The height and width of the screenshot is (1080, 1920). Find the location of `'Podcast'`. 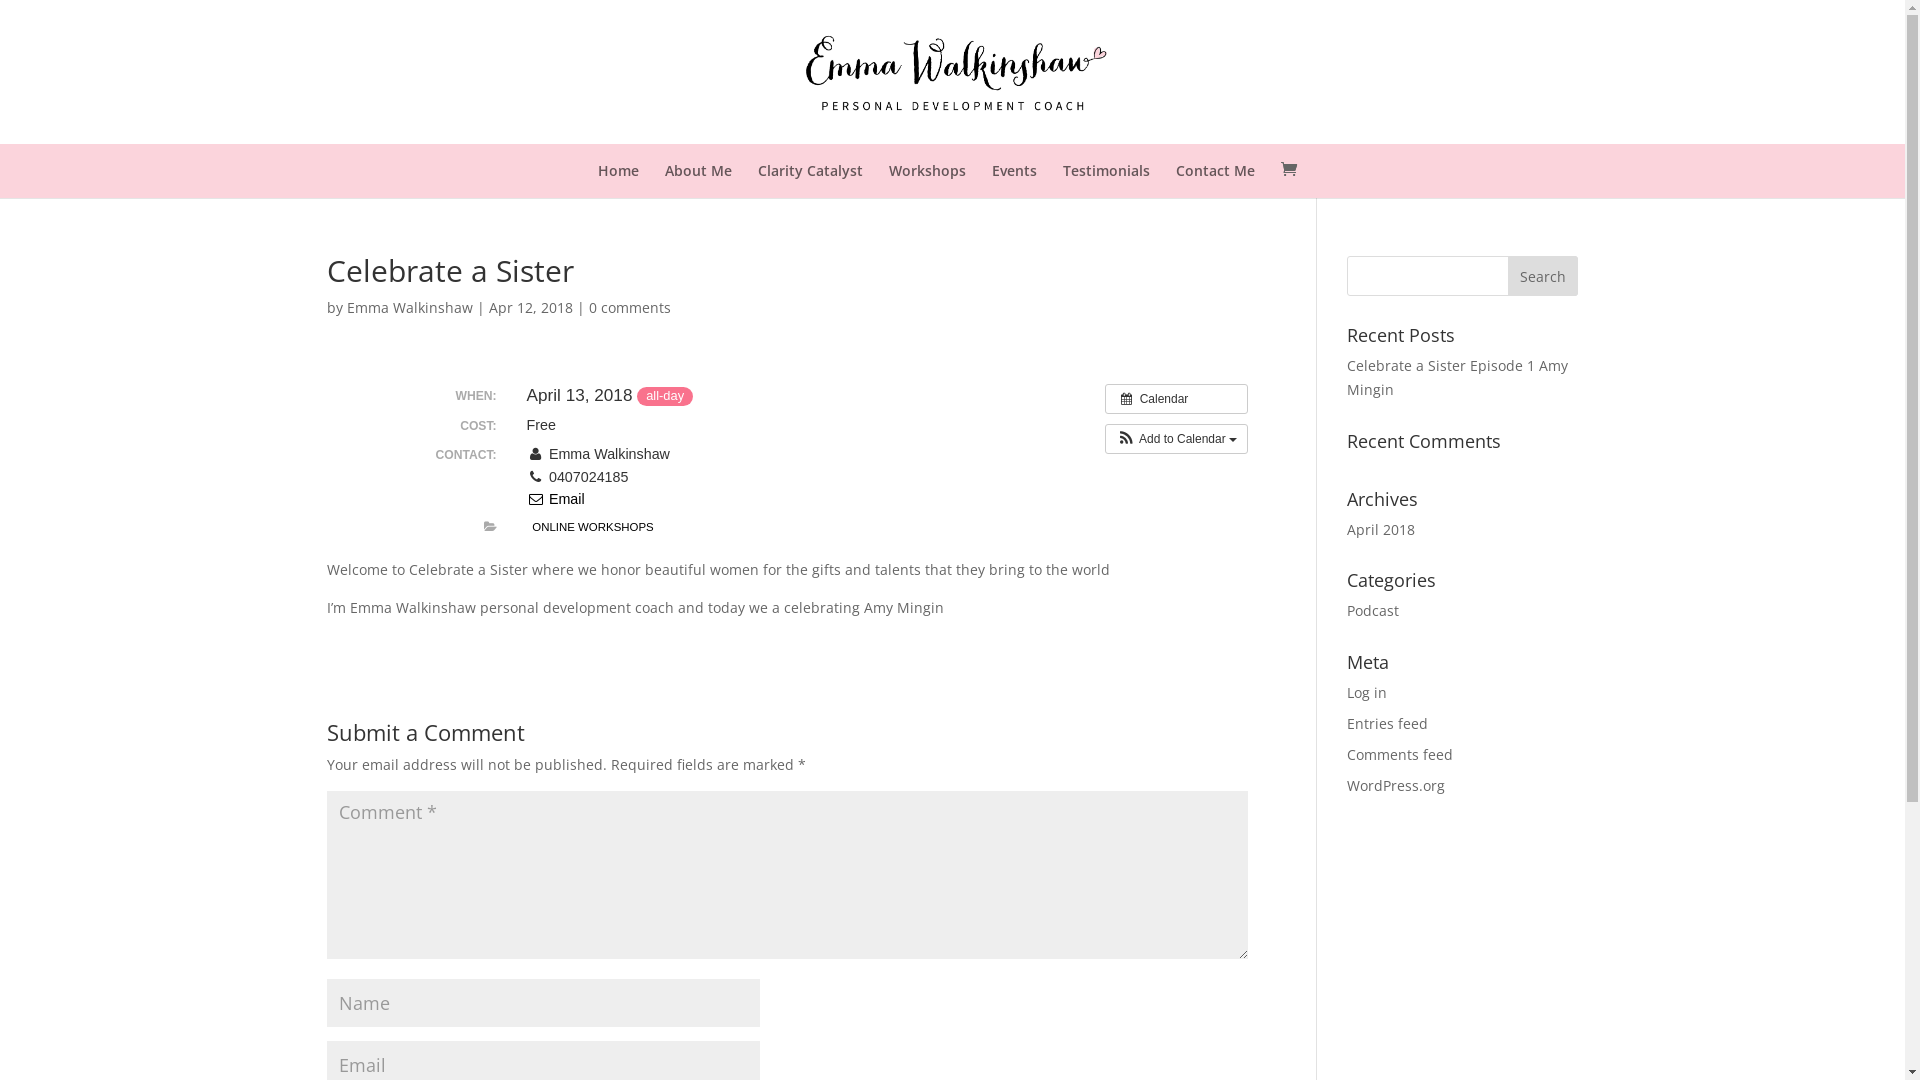

'Podcast' is located at coordinates (1371, 609).